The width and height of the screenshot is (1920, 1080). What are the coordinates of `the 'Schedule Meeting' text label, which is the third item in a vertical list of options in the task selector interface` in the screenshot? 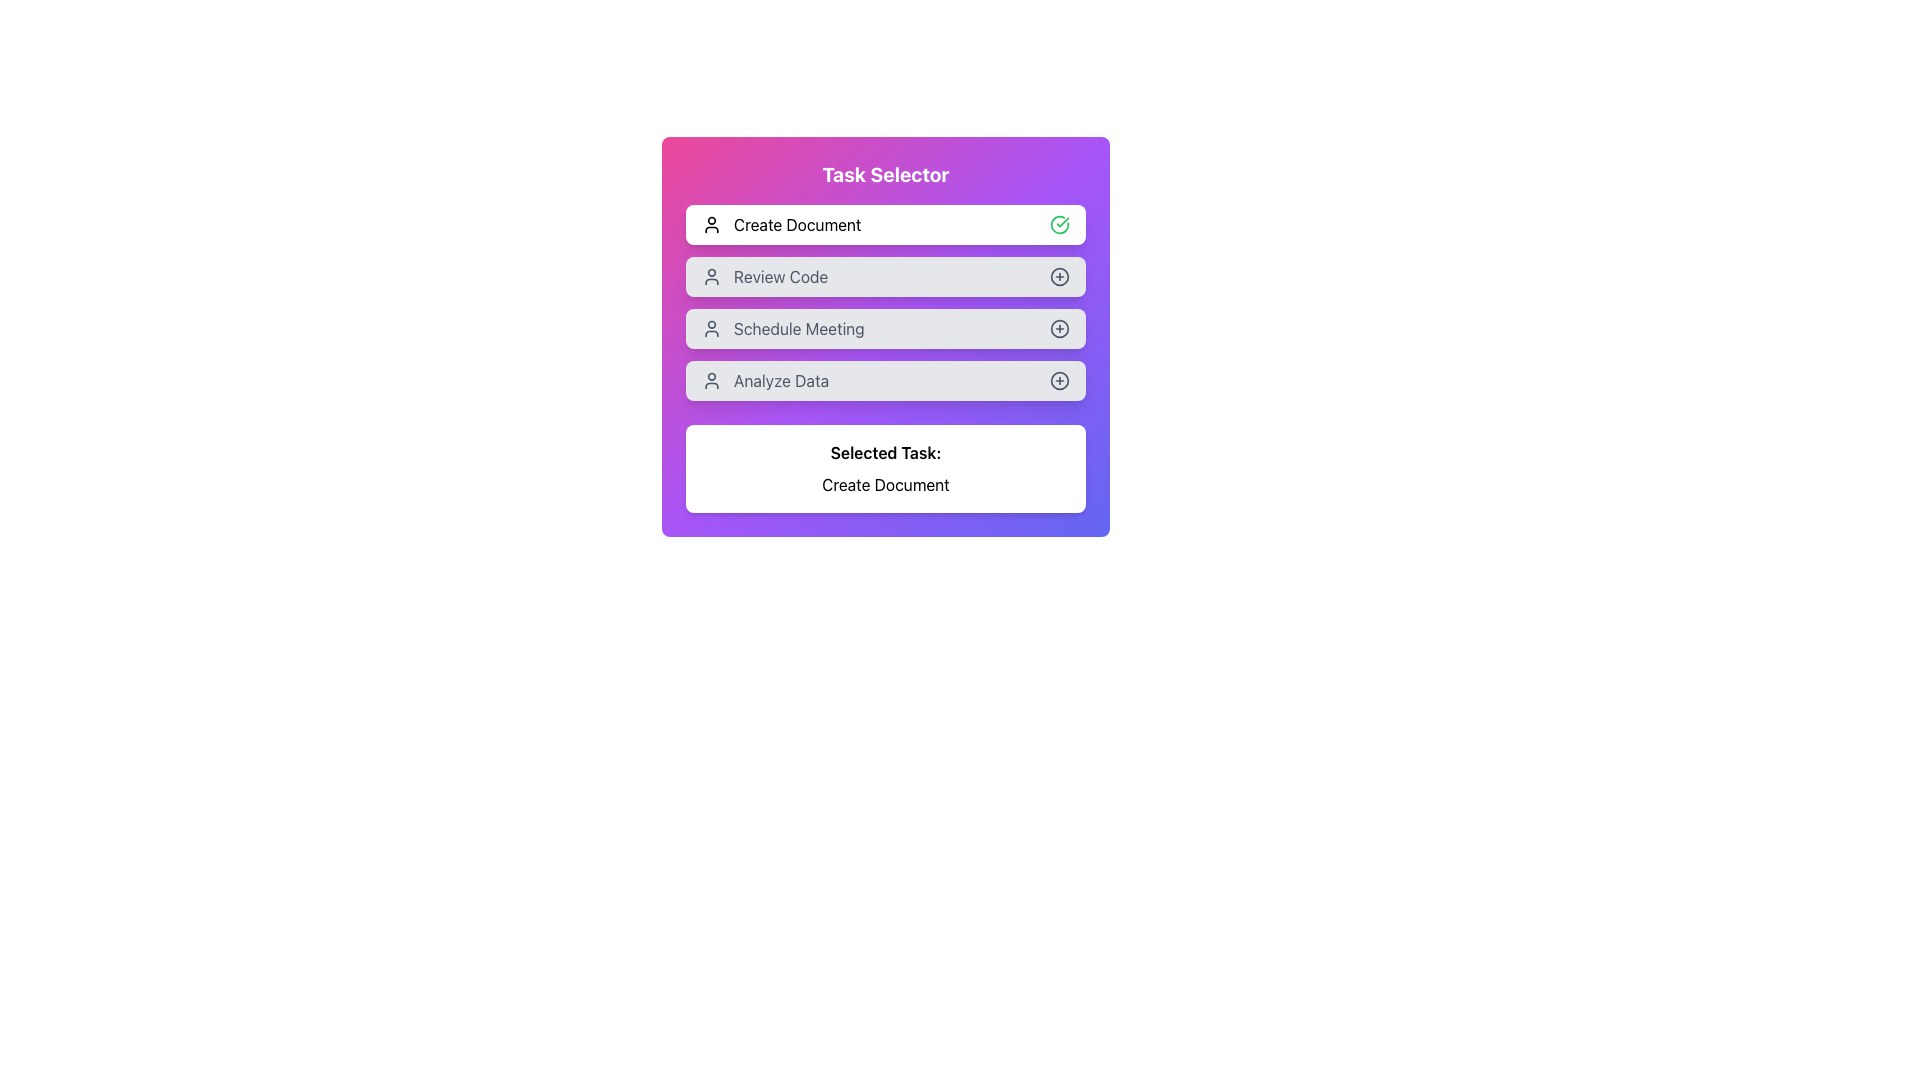 It's located at (782, 327).